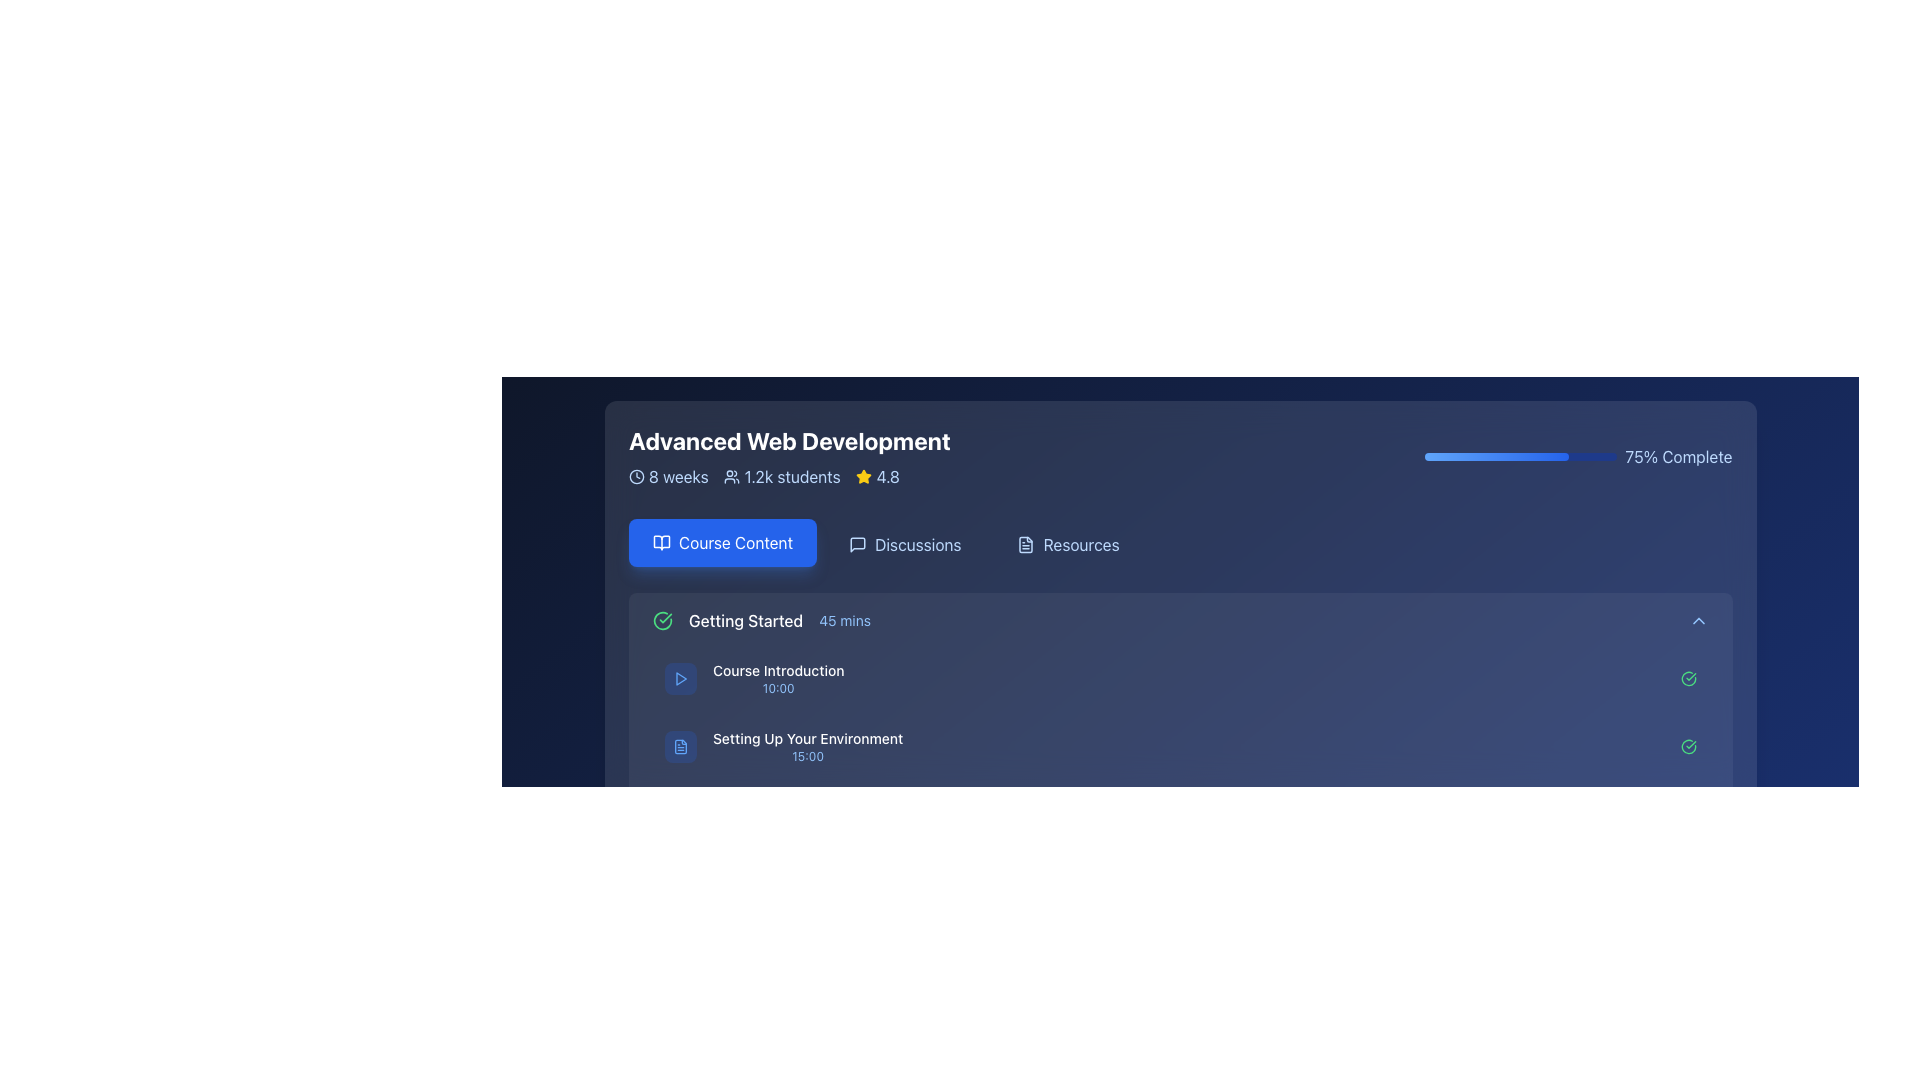 Image resolution: width=1920 pixels, height=1080 pixels. I want to click on the SVG play button icon, which is a triangular shape pointing to the right with a blue color scheme, located to the left of the 'Course Introduction' text in the 'Getting Started' section, so click(680, 677).